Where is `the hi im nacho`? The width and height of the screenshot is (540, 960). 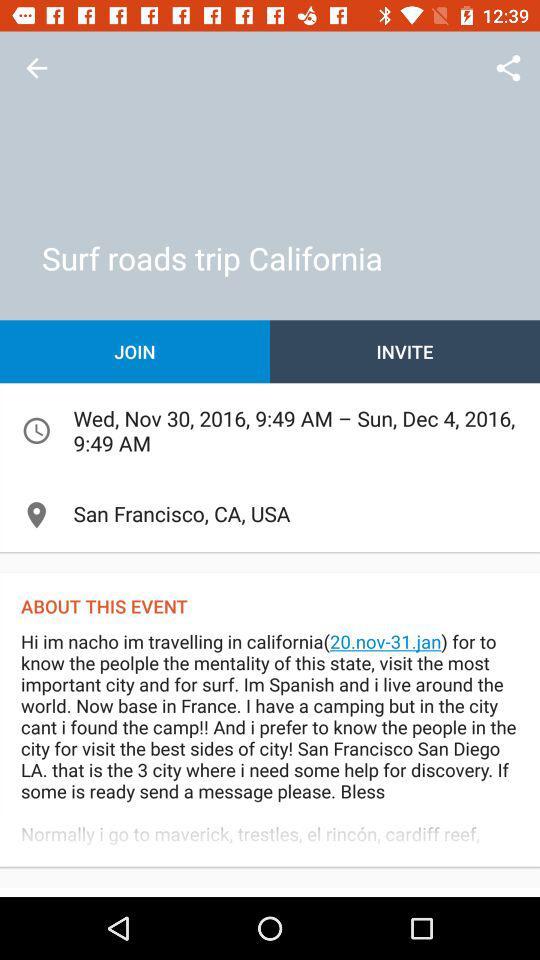 the hi im nacho is located at coordinates (270, 746).